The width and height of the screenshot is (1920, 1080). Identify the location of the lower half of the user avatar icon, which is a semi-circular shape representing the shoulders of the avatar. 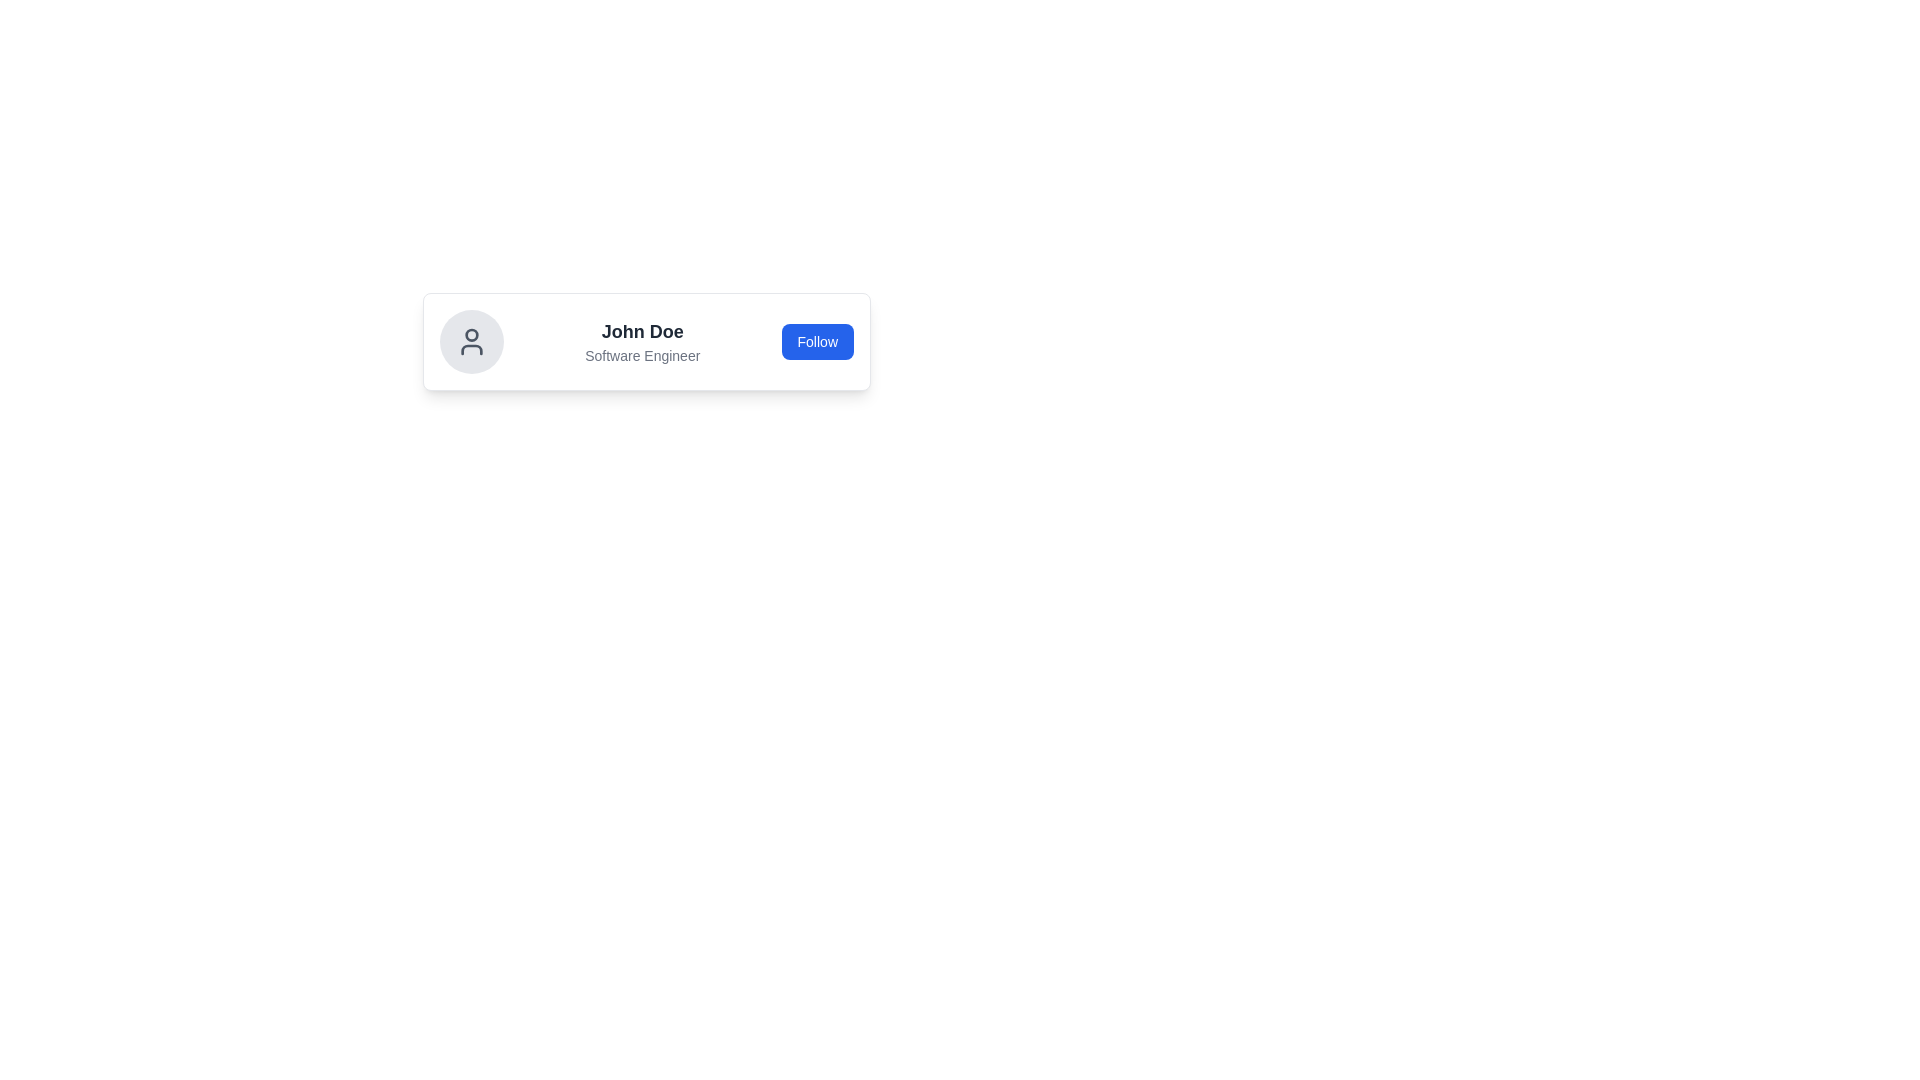
(470, 349).